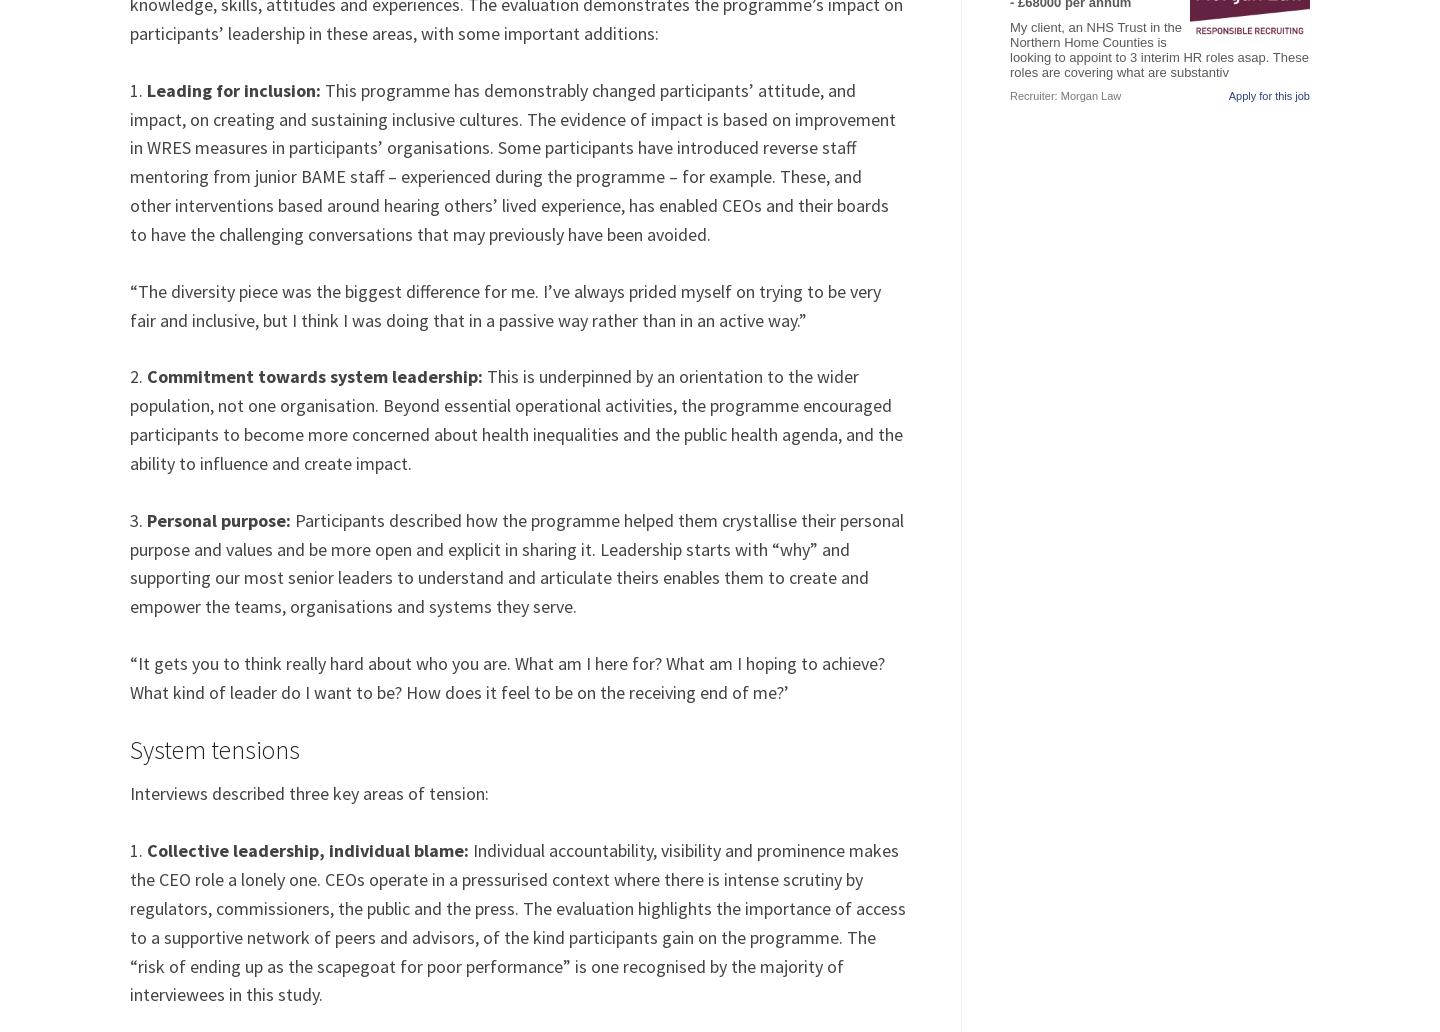 This screenshot has width=1440, height=1032. What do you see at coordinates (515, 562) in the screenshot?
I see `'Participants described how the programme helped them crystallise their personal purpose and values and be more open and explicit in sharing it. Leadership starts with “why” and supporting our most senior leaders to understand and articulate theirs enables them to create and empower the teams, organisations and systems they serve.'` at bounding box center [515, 562].